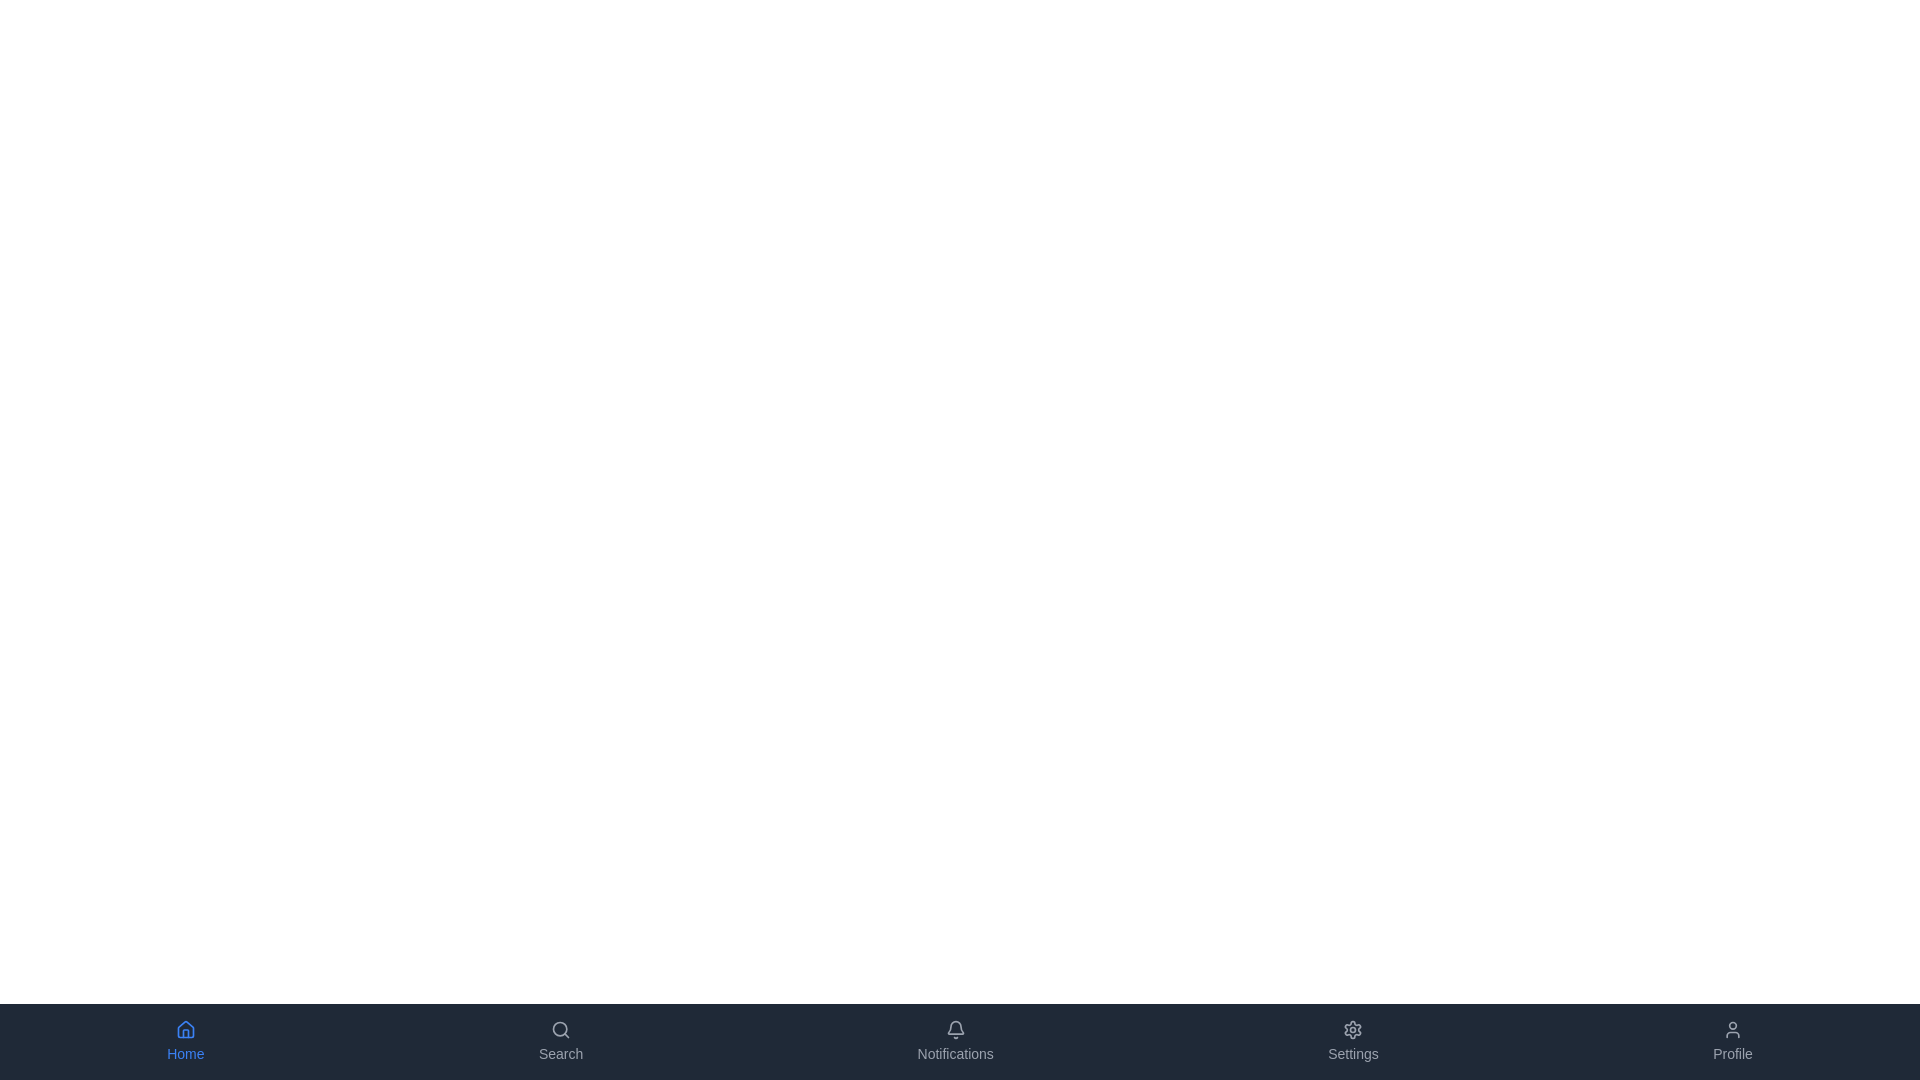 This screenshot has width=1920, height=1080. I want to click on the 'Profile' text label located in the bottom-right corner of the interface, so click(1731, 1052).